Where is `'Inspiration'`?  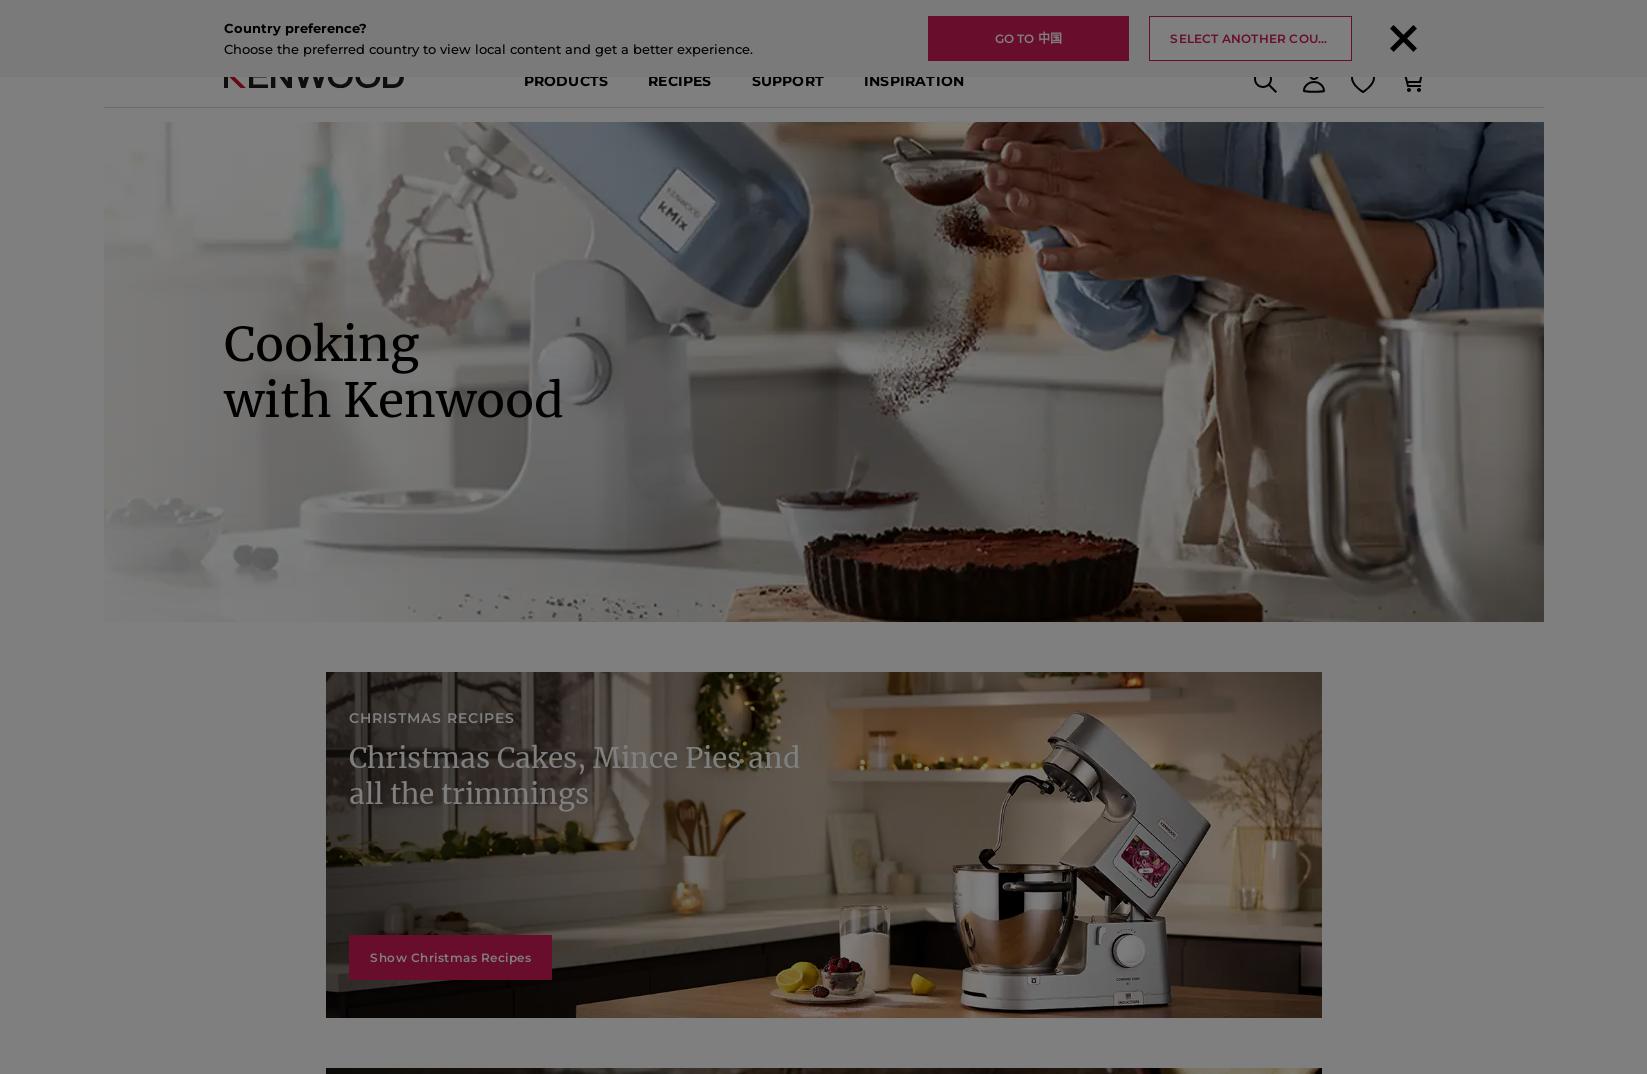
'Inspiration' is located at coordinates (912, 96).